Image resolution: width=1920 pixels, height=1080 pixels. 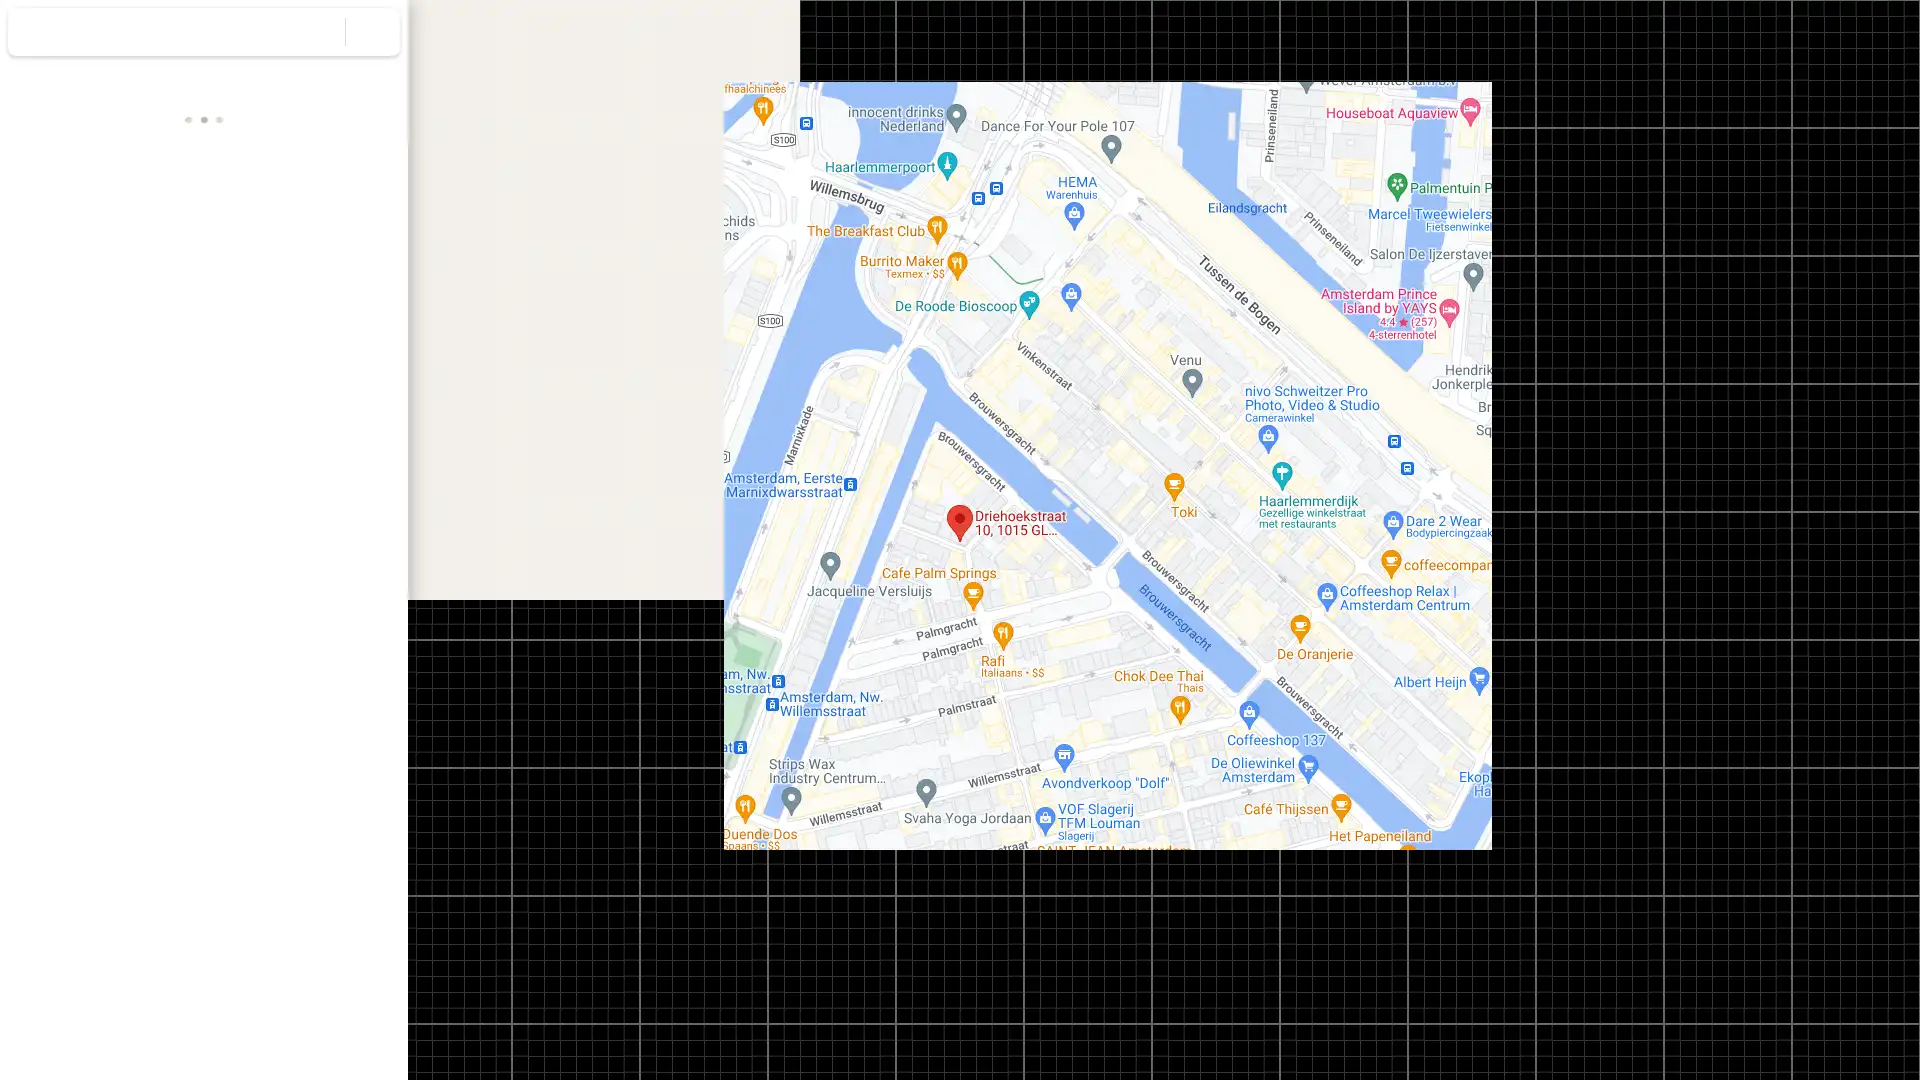 What do you see at coordinates (317, 31) in the screenshot?
I see `Zoeken` at bounding box center [317, 31].